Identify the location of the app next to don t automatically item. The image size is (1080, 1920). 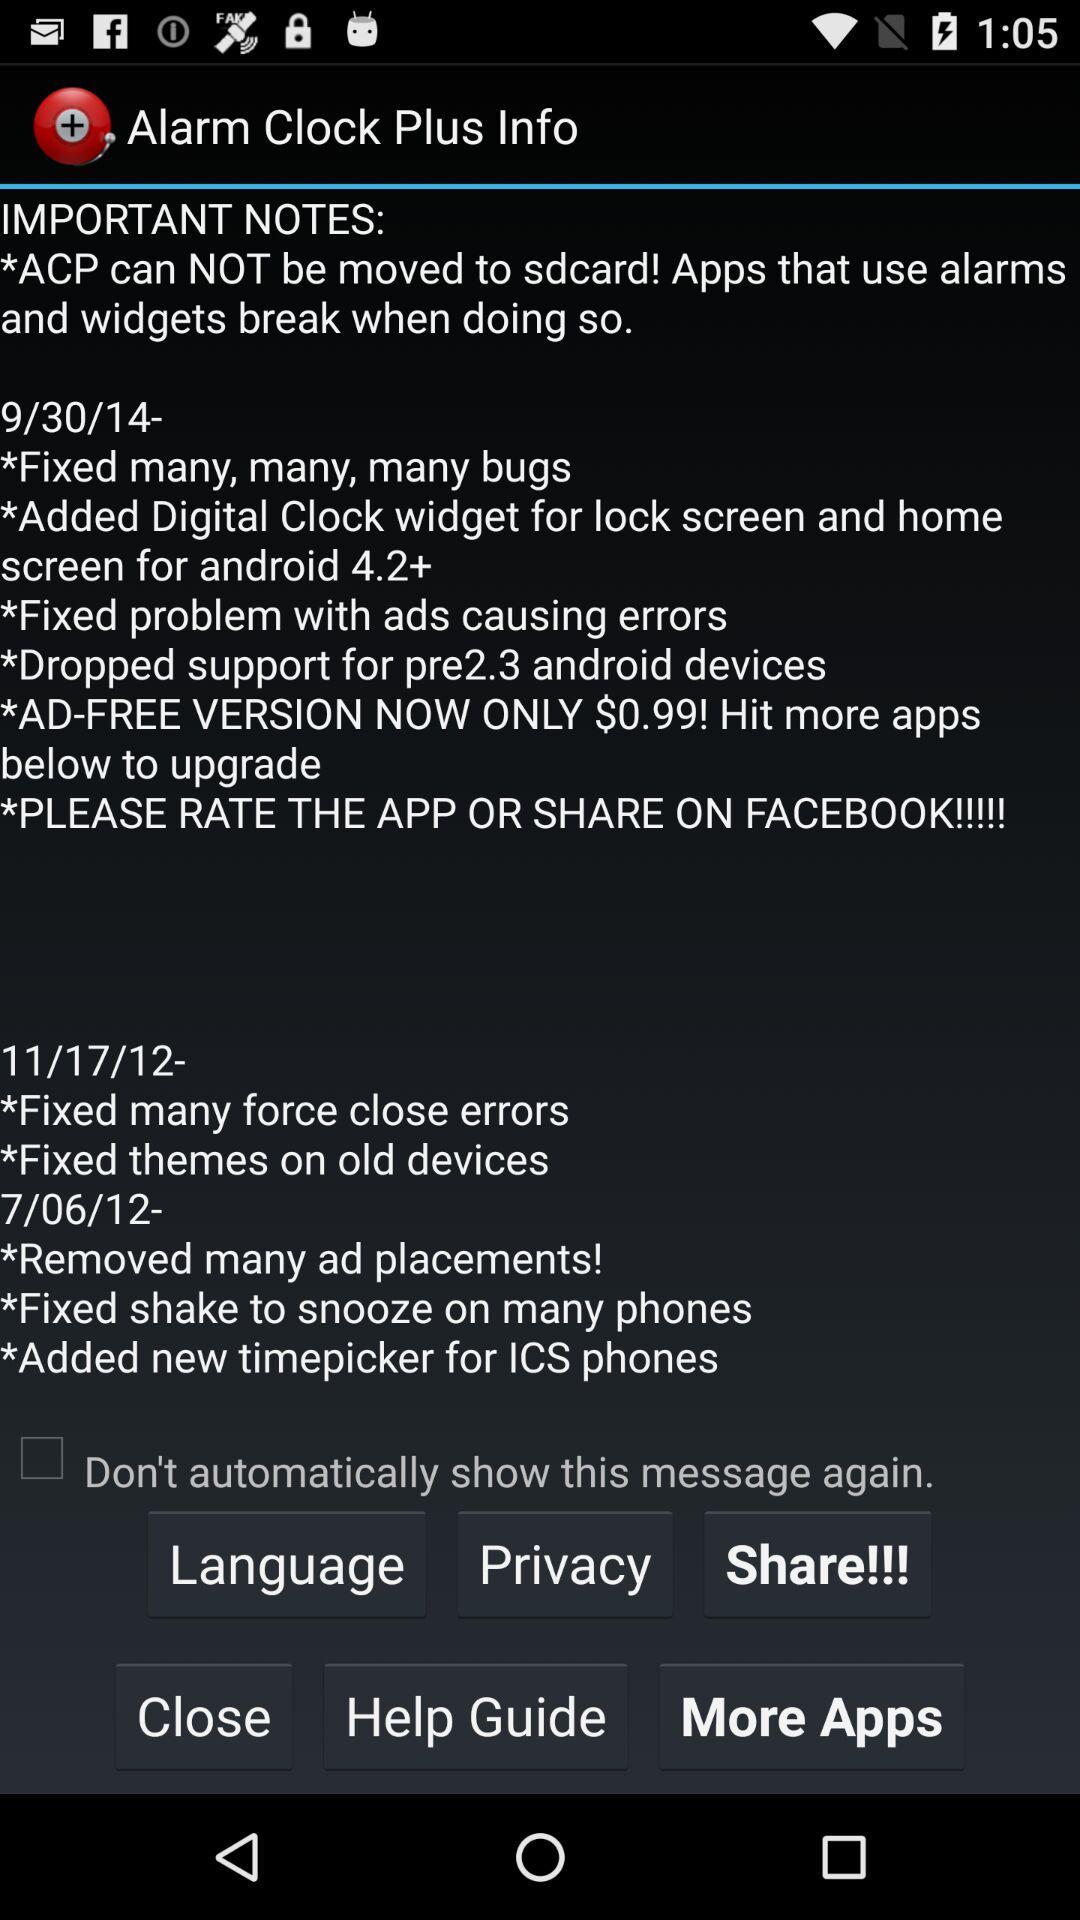
(42, 1458).